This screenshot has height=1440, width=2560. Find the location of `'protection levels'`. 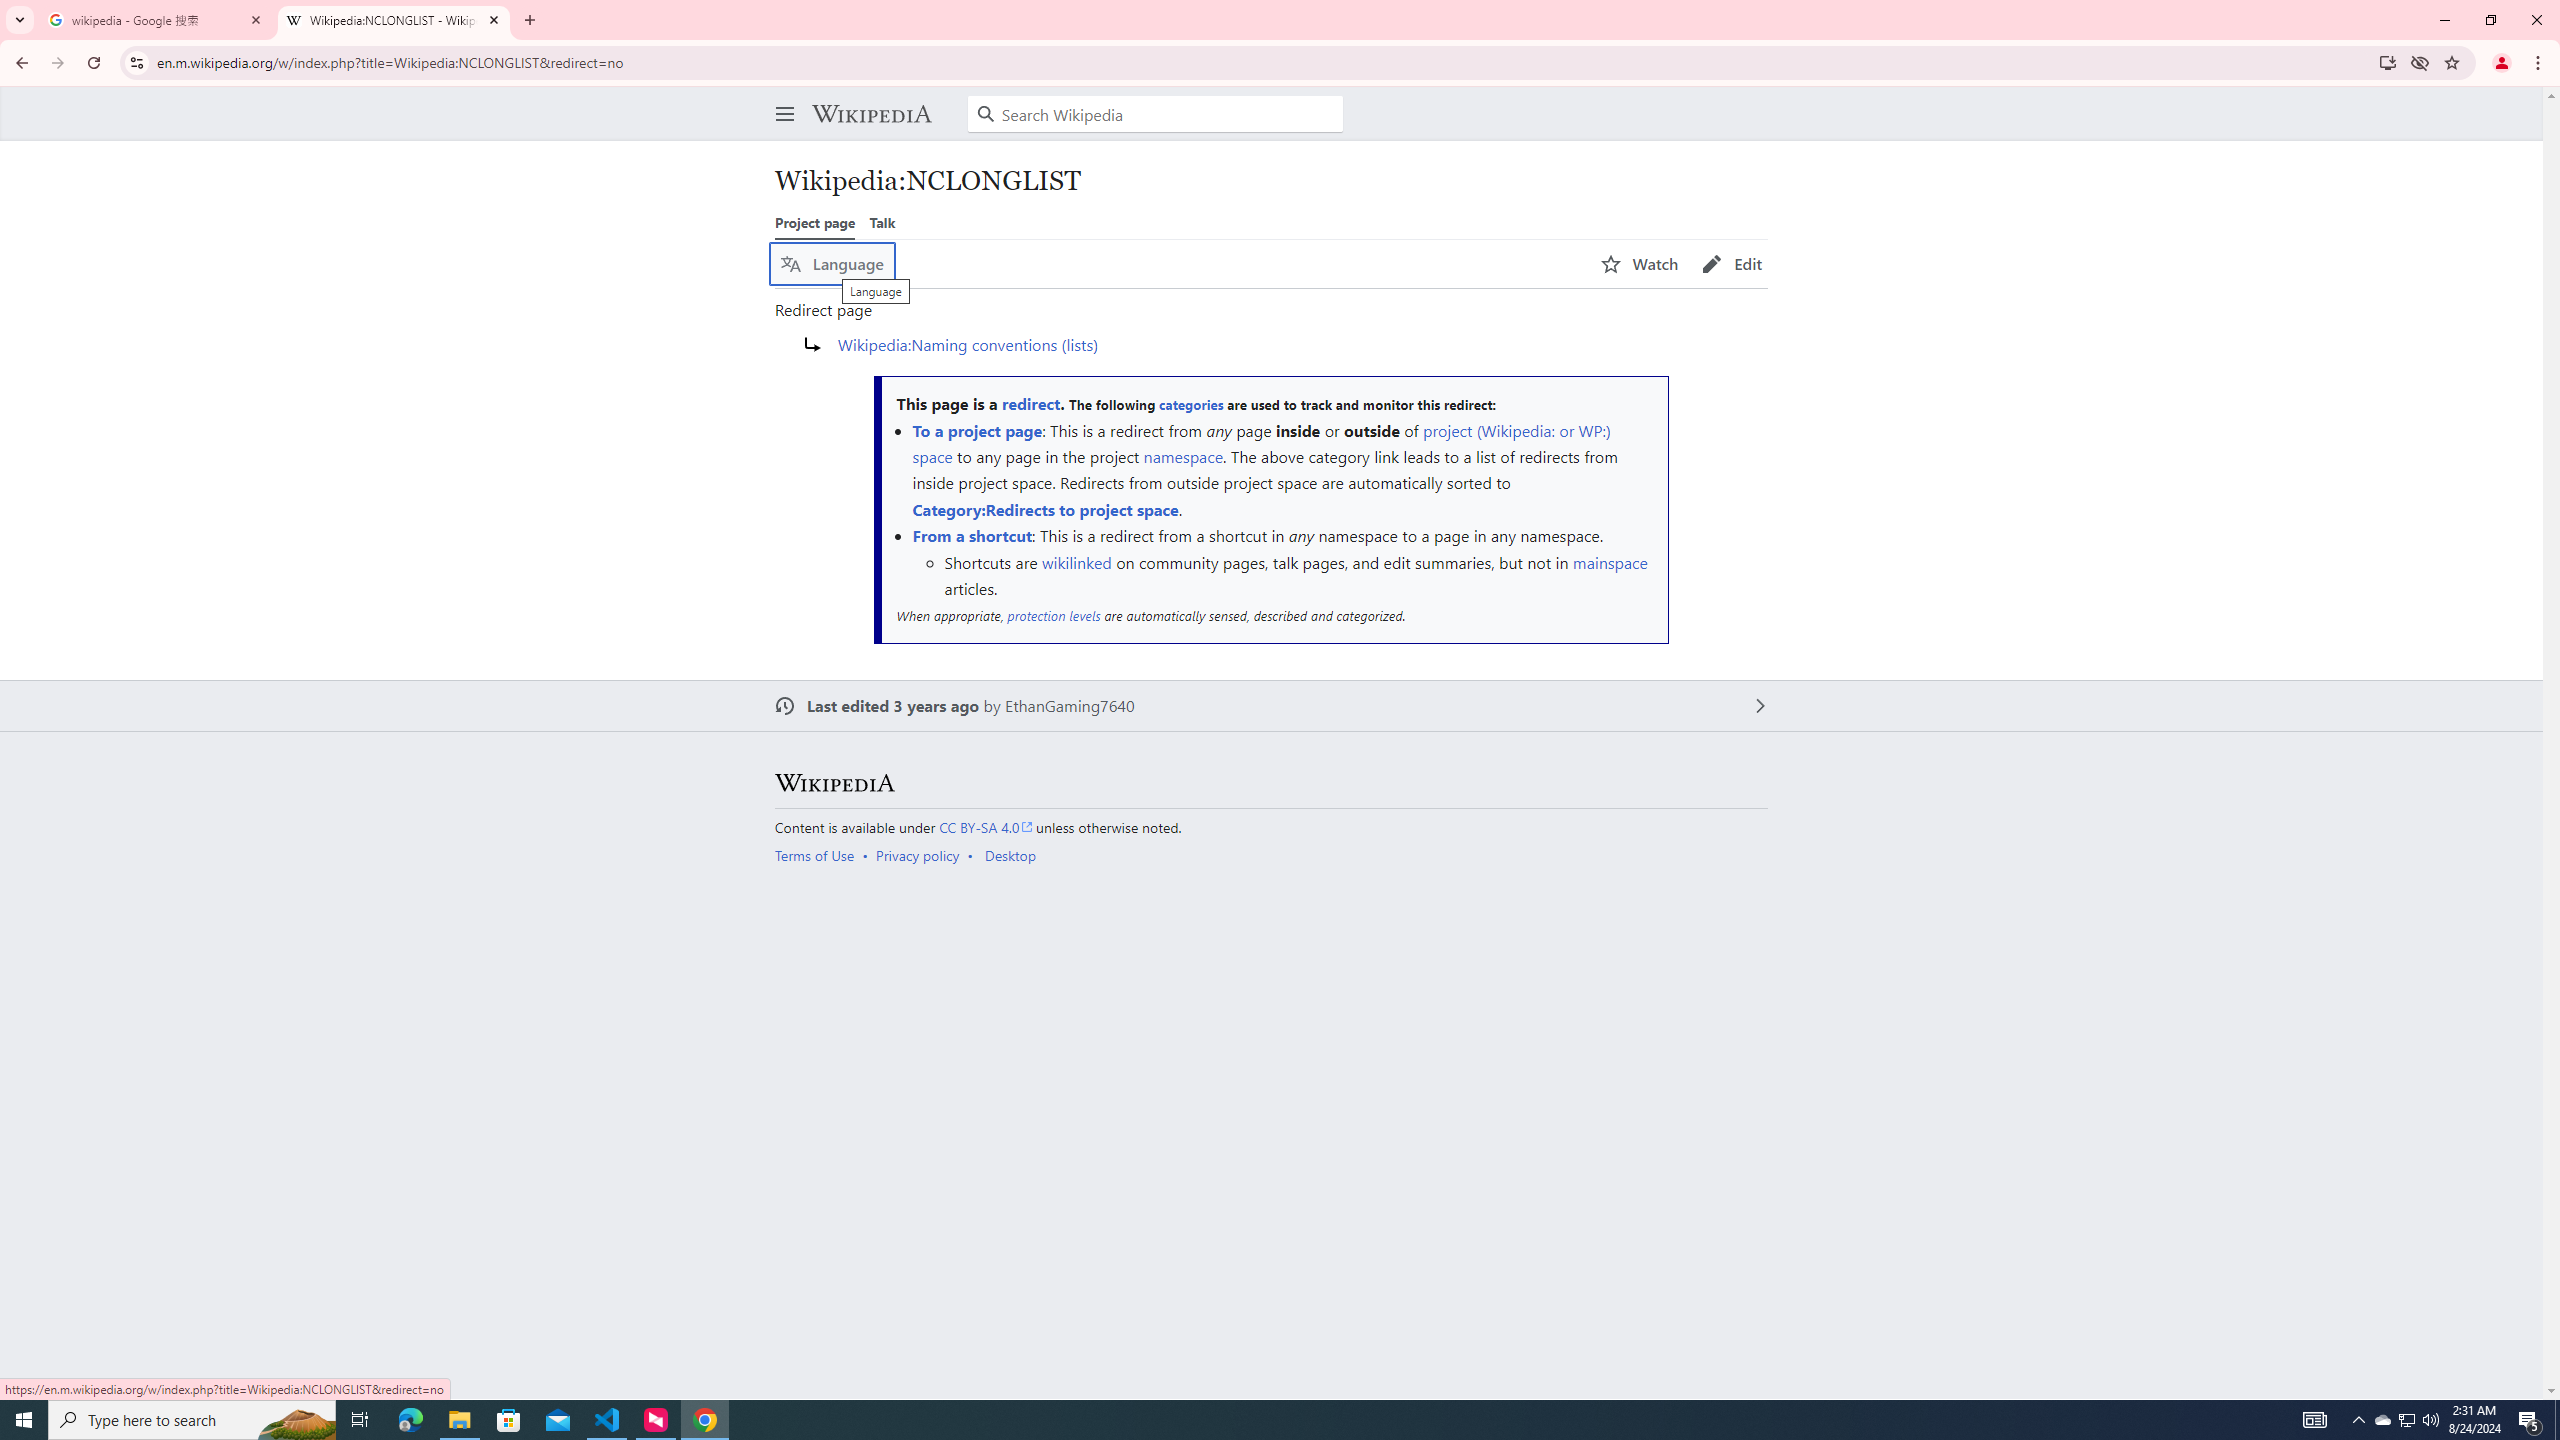

'protection levels' is located at coordinates (1052, 616).